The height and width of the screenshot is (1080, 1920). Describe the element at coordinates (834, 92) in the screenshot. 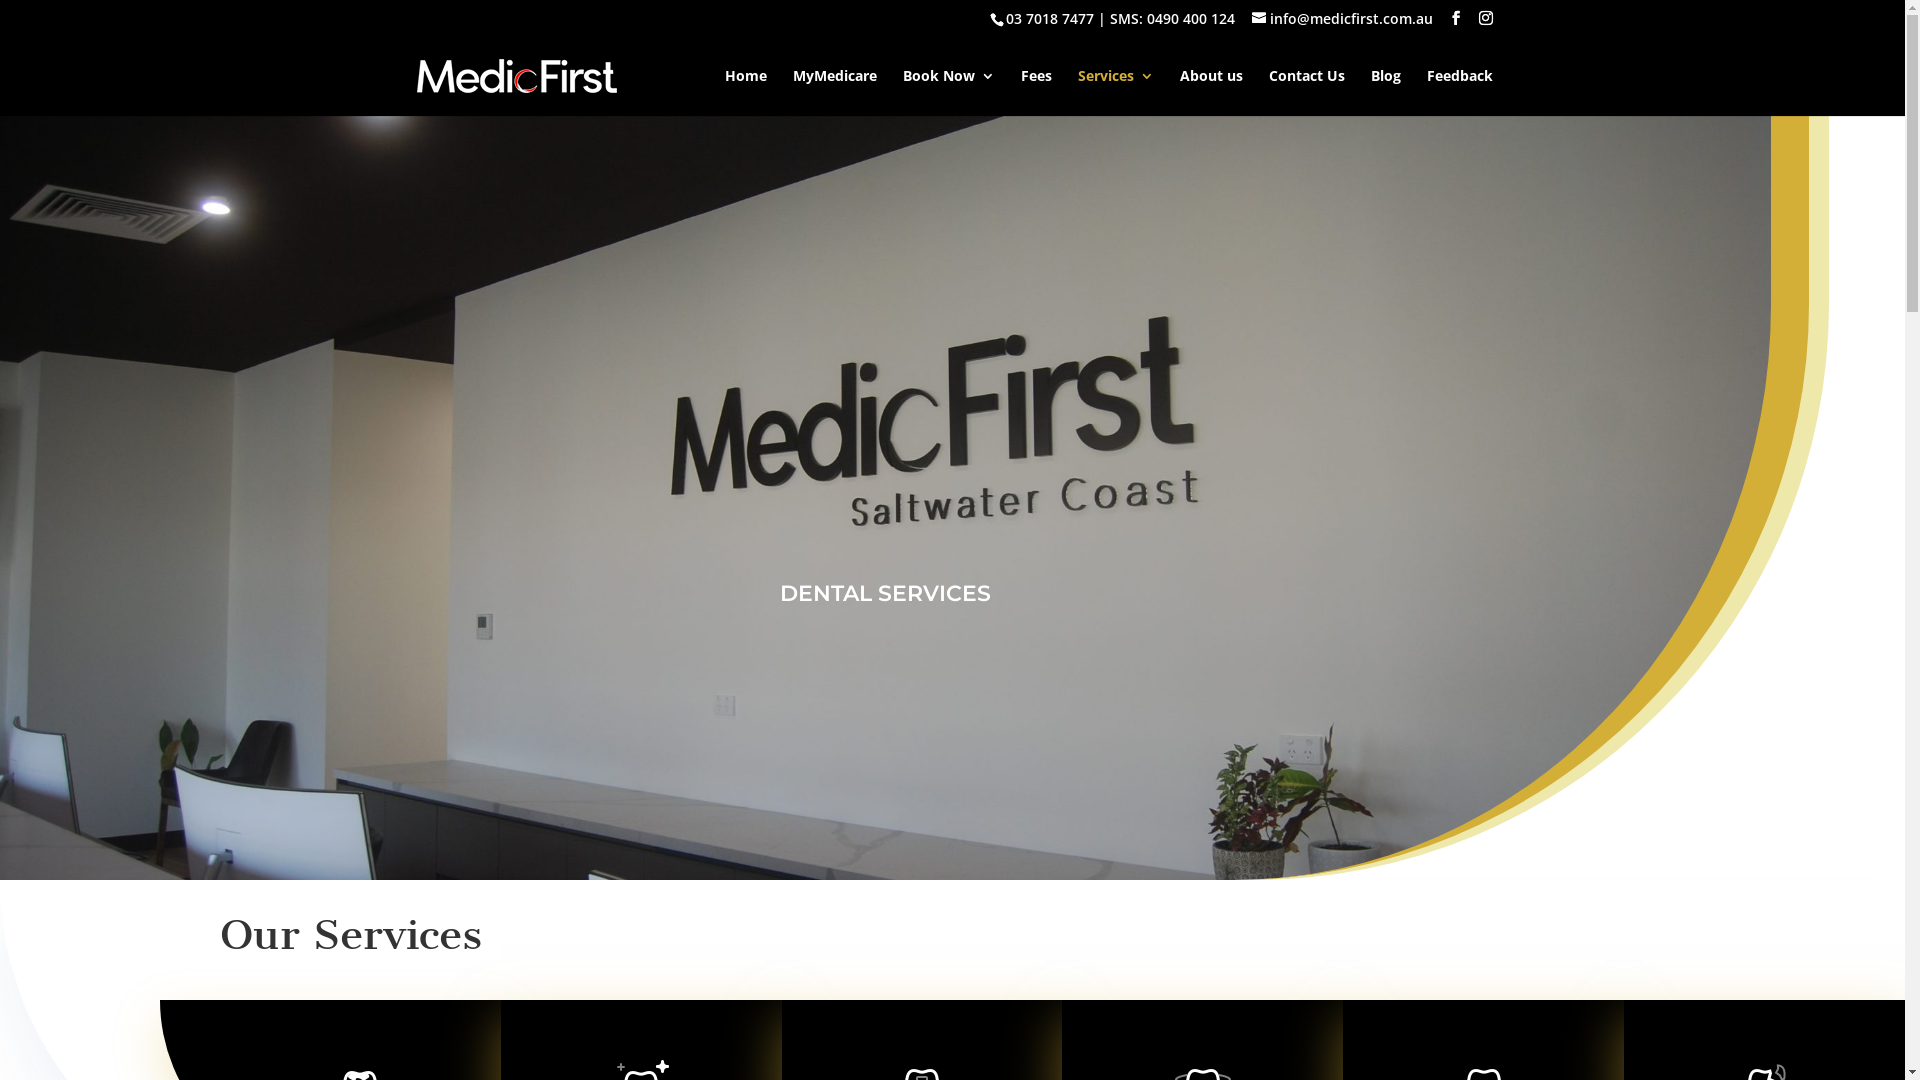

I see `'MyMedicare'` at that location.